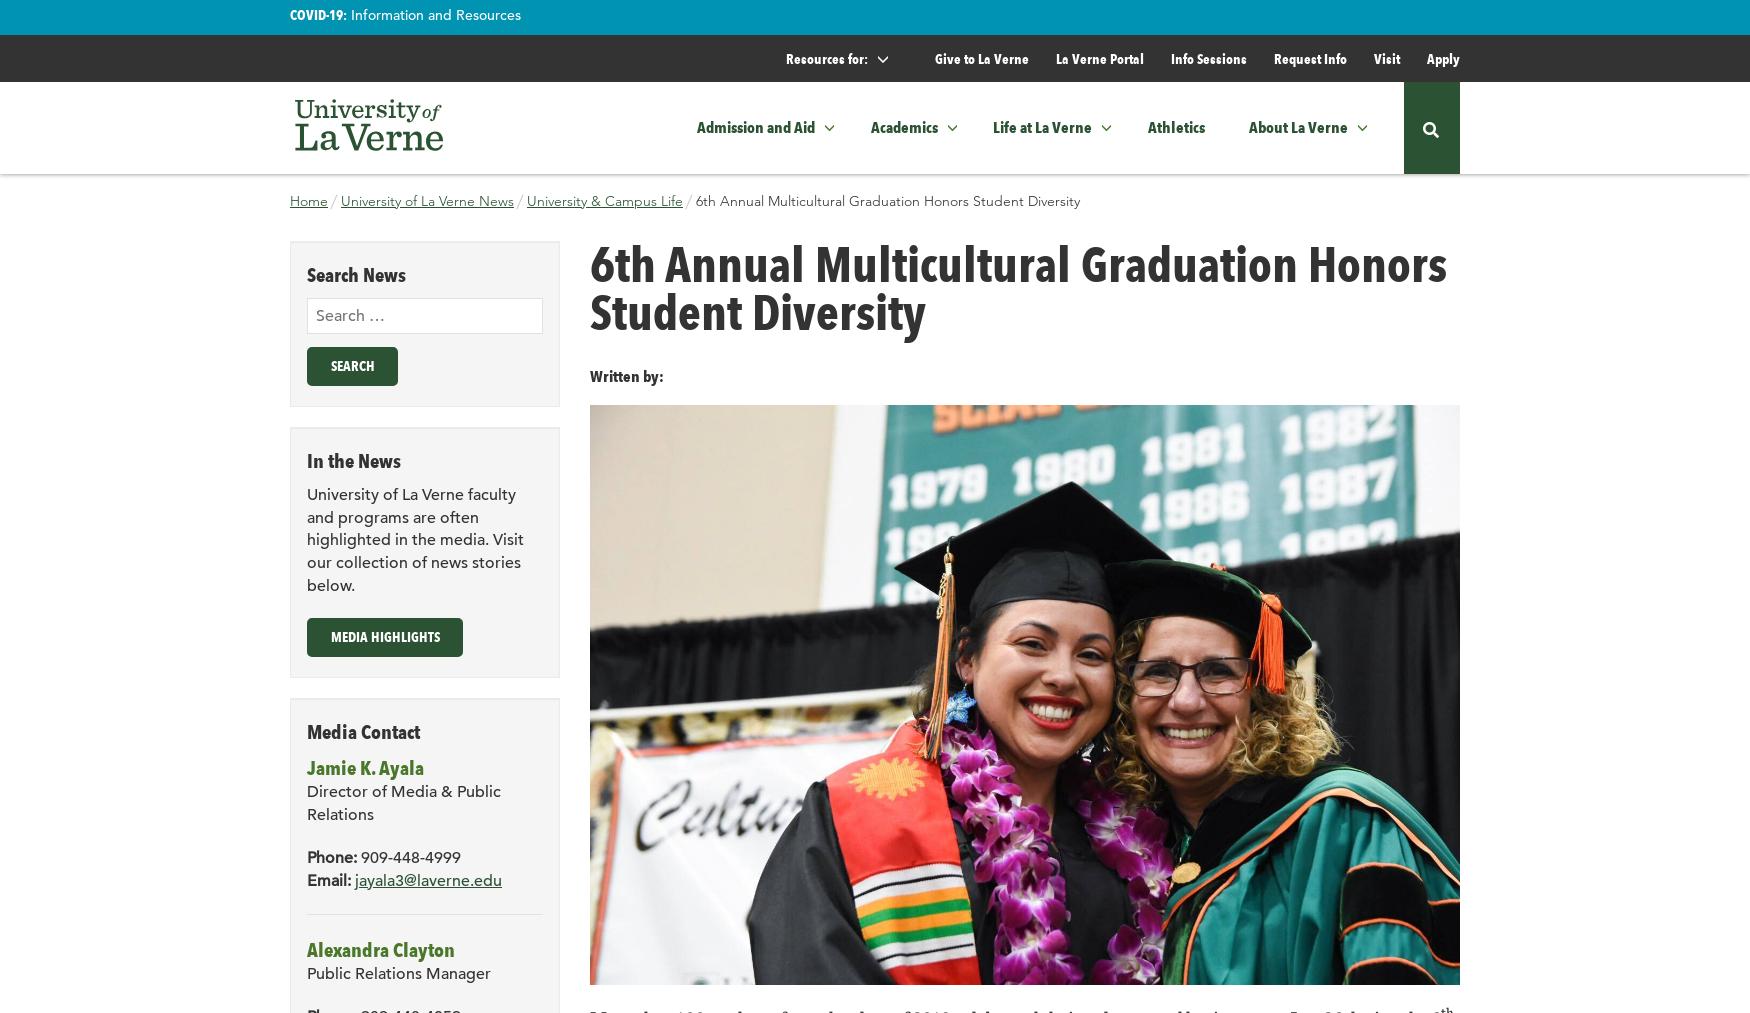 This screenshot has height=1013, width=1750. I want to click on 'Media Contact', so click(363, 730).